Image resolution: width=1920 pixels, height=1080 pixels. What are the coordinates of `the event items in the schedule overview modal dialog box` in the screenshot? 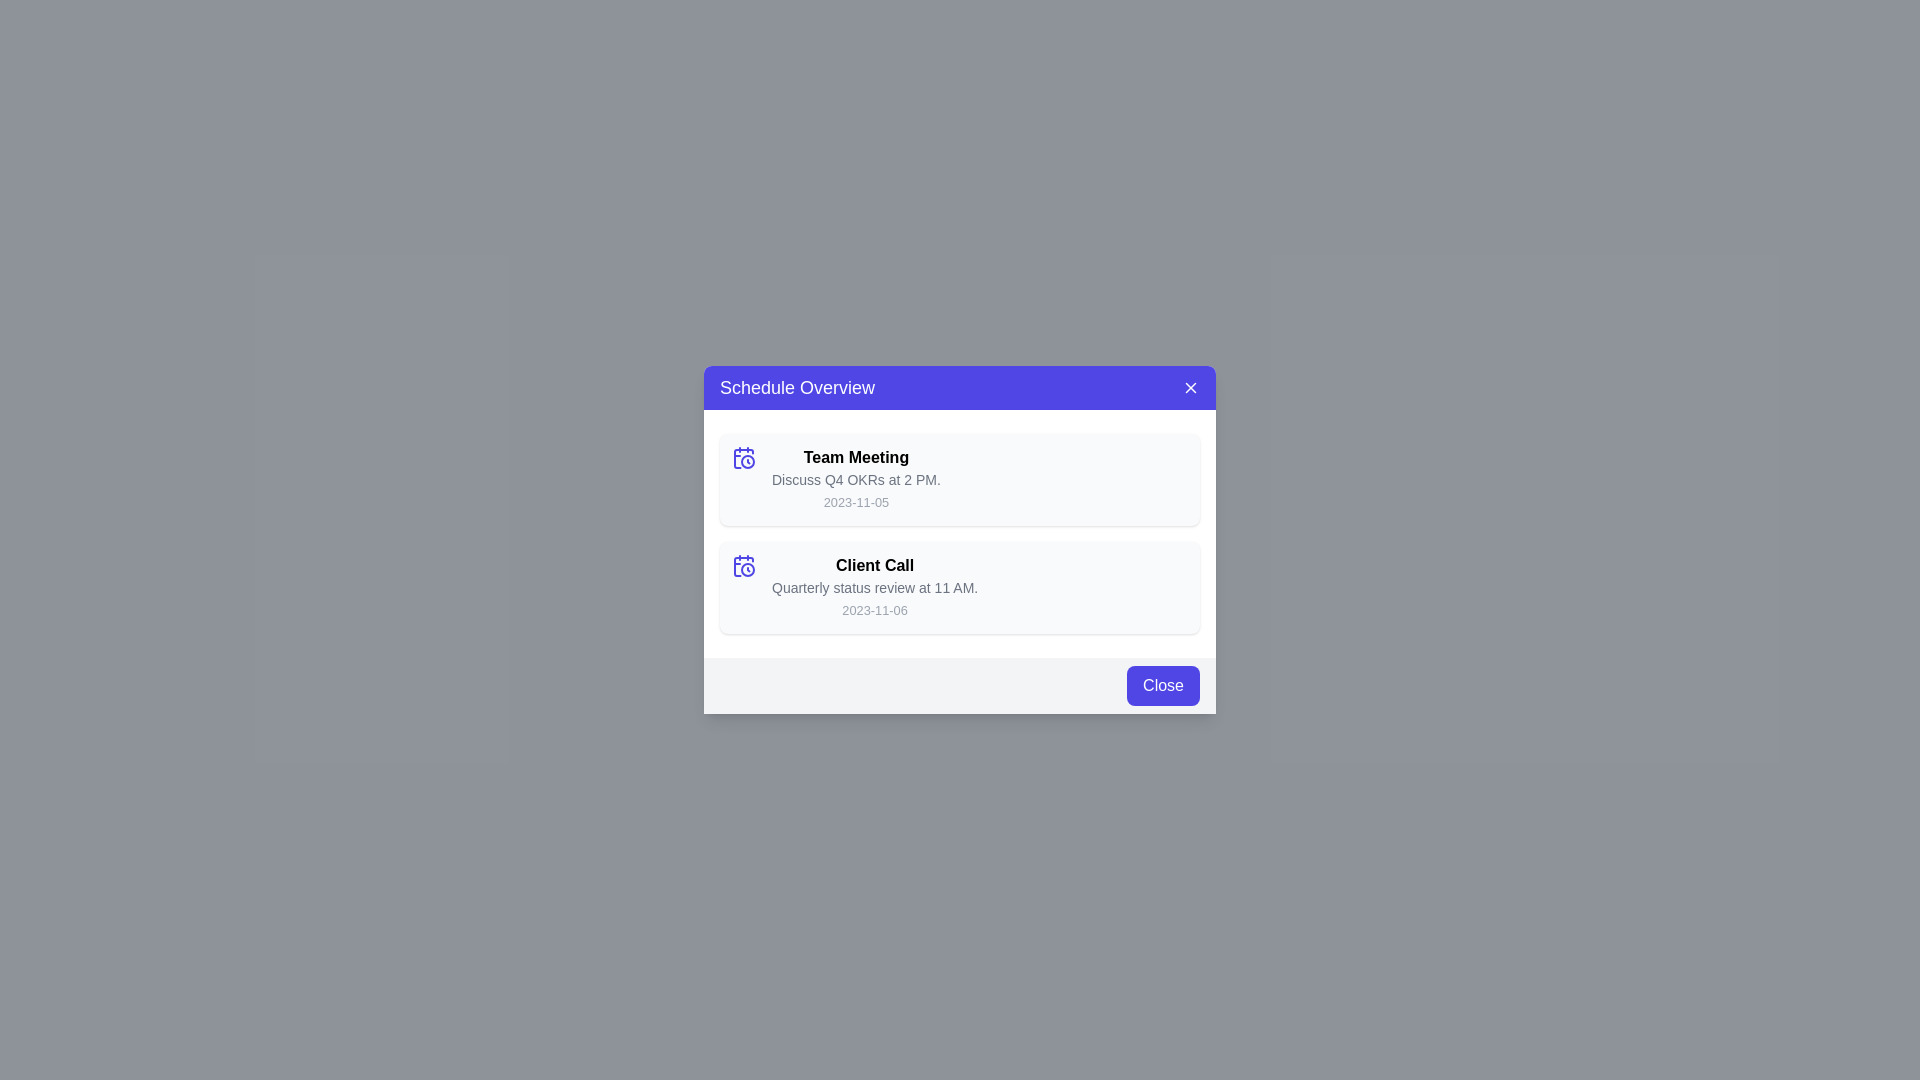 It's located at (960, 540).